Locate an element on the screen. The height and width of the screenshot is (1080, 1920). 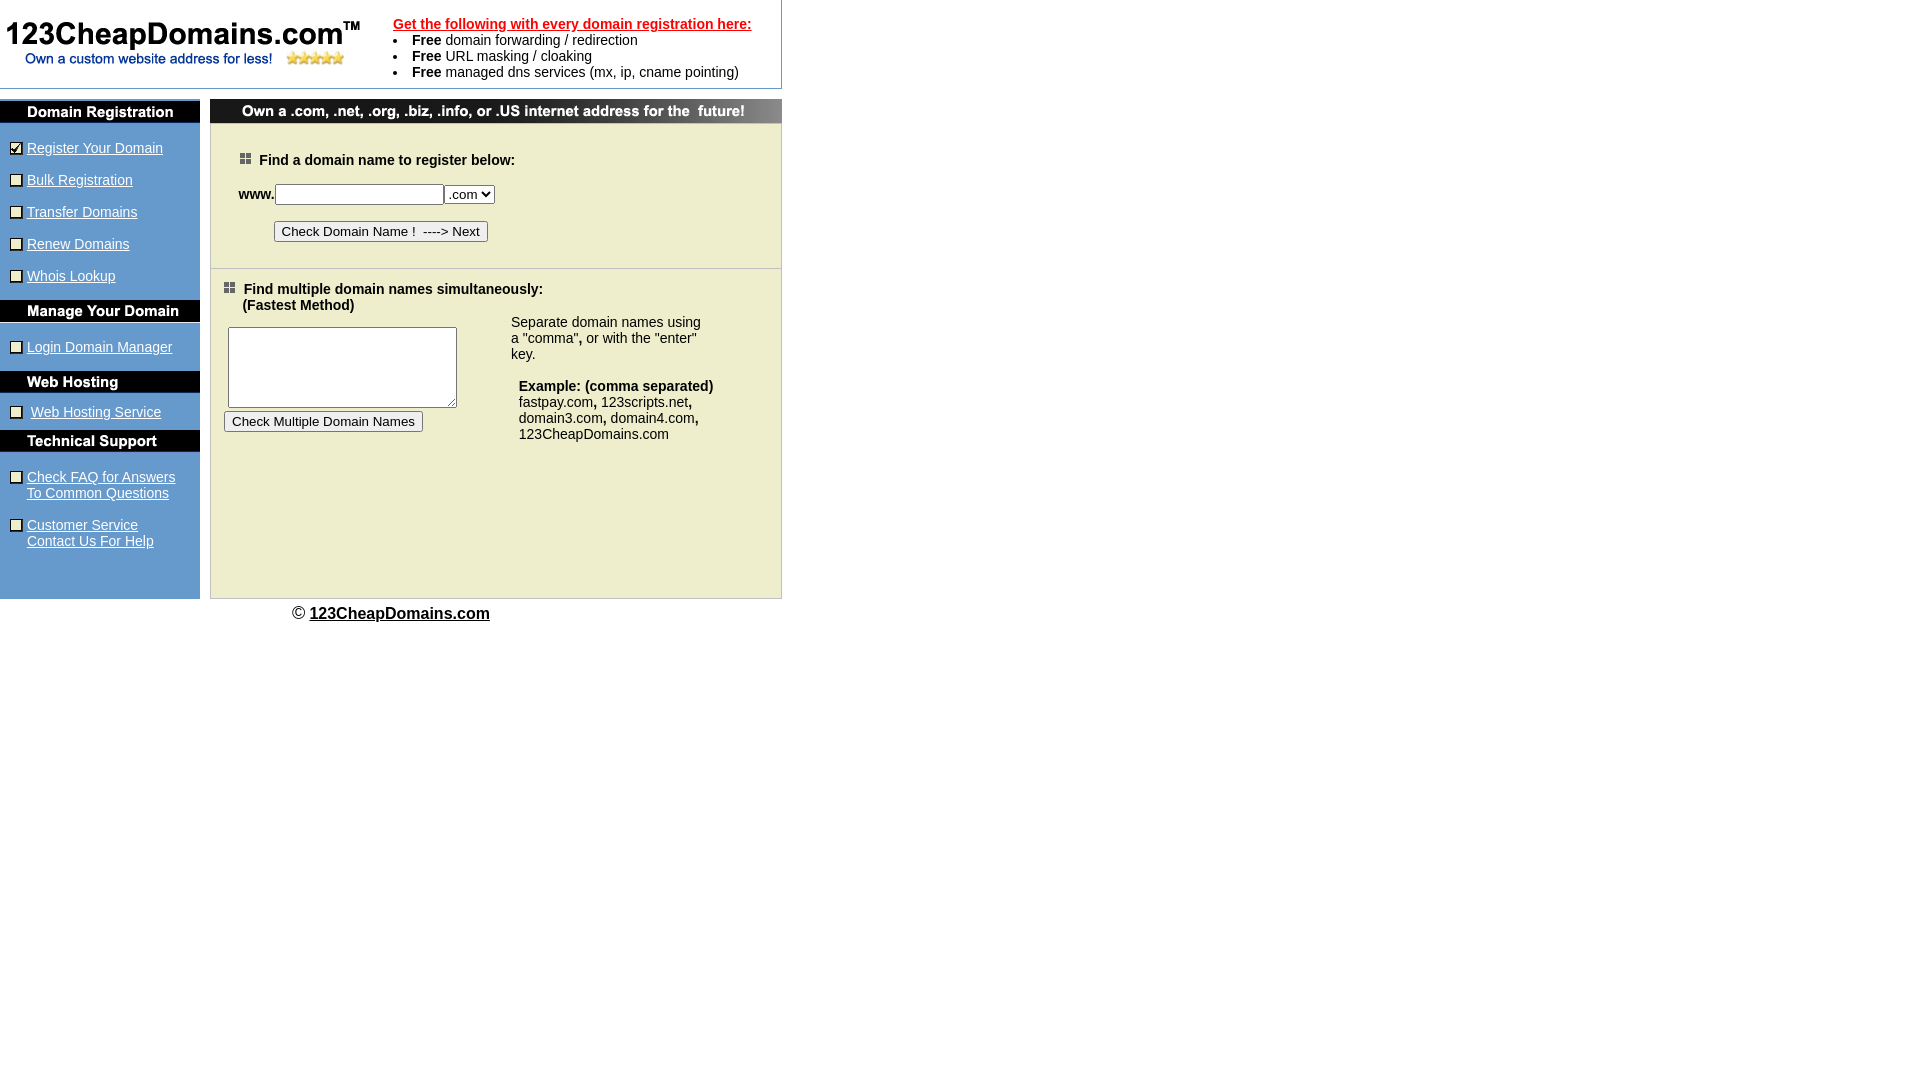
'To Common Questions' is located at coordinates (96, 493).